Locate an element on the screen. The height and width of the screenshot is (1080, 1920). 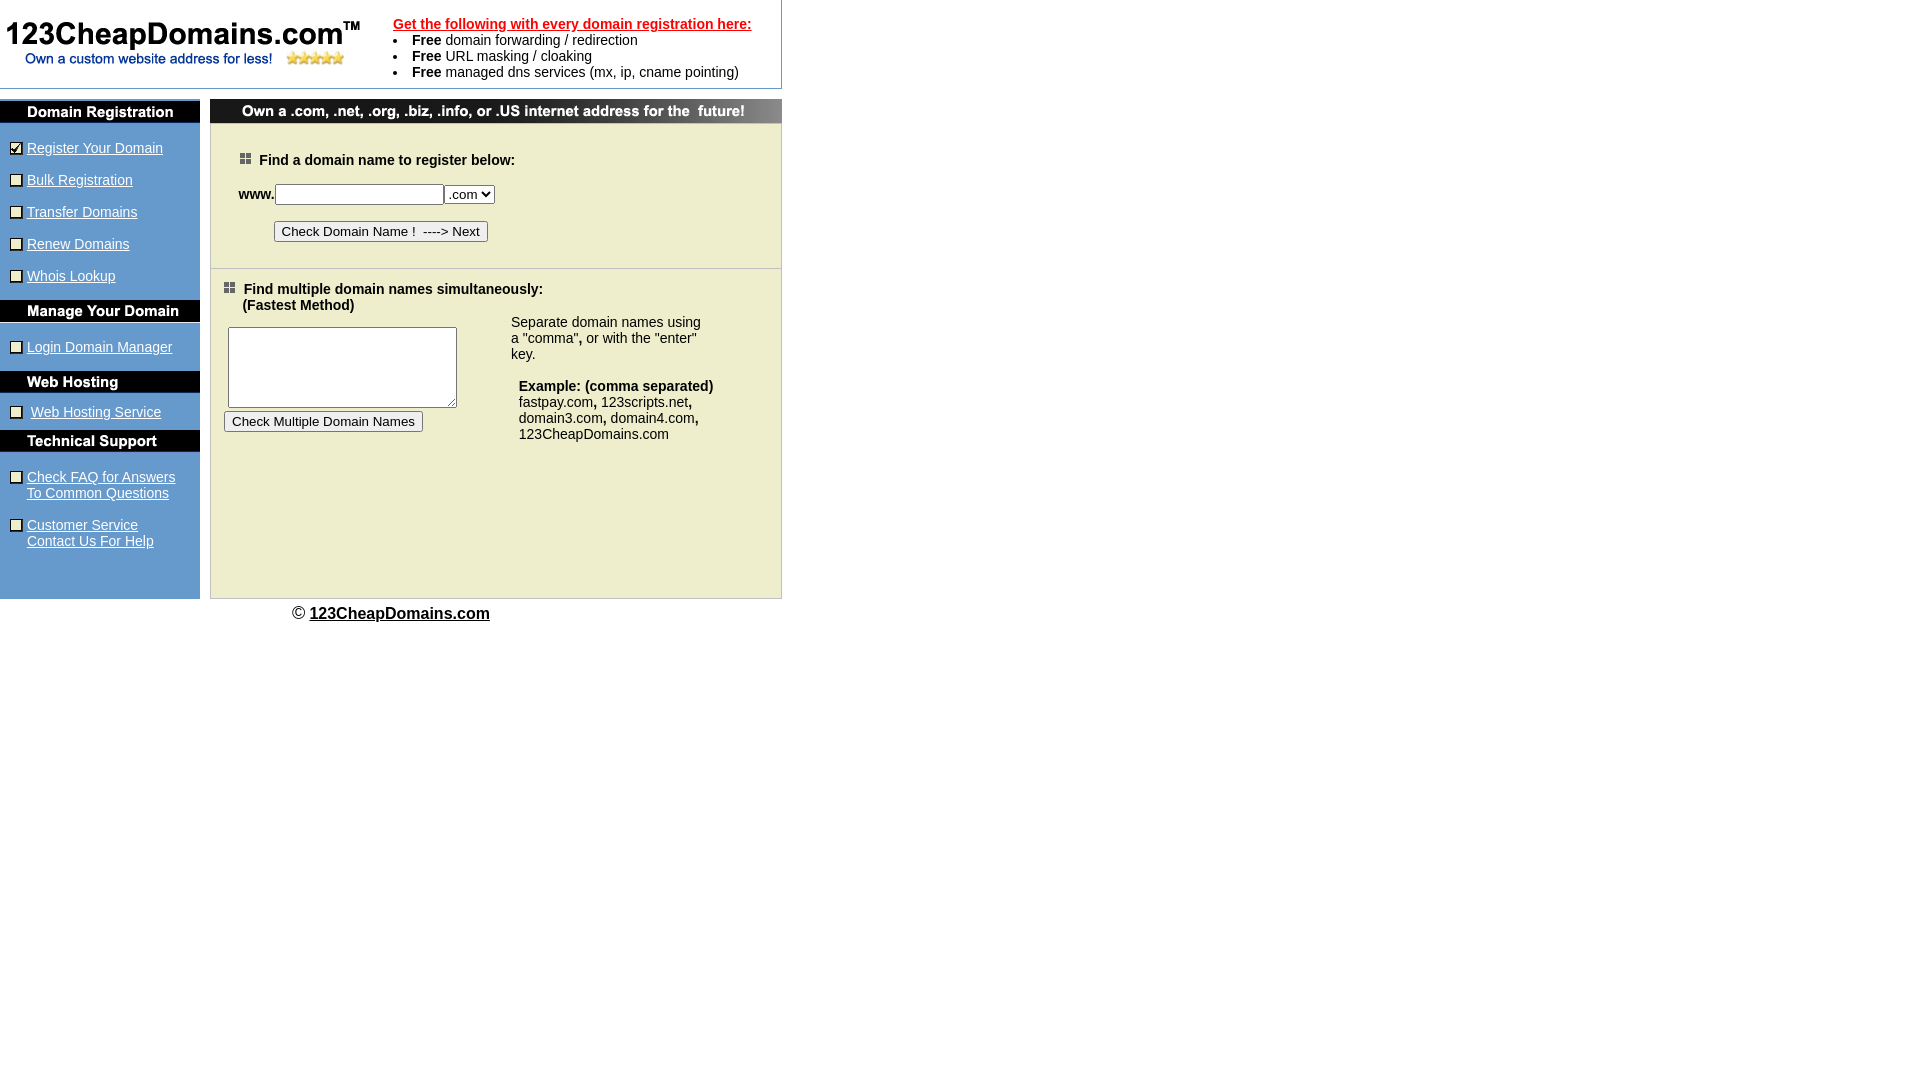
'To Common Questions' is located at coordinates (96, 493).